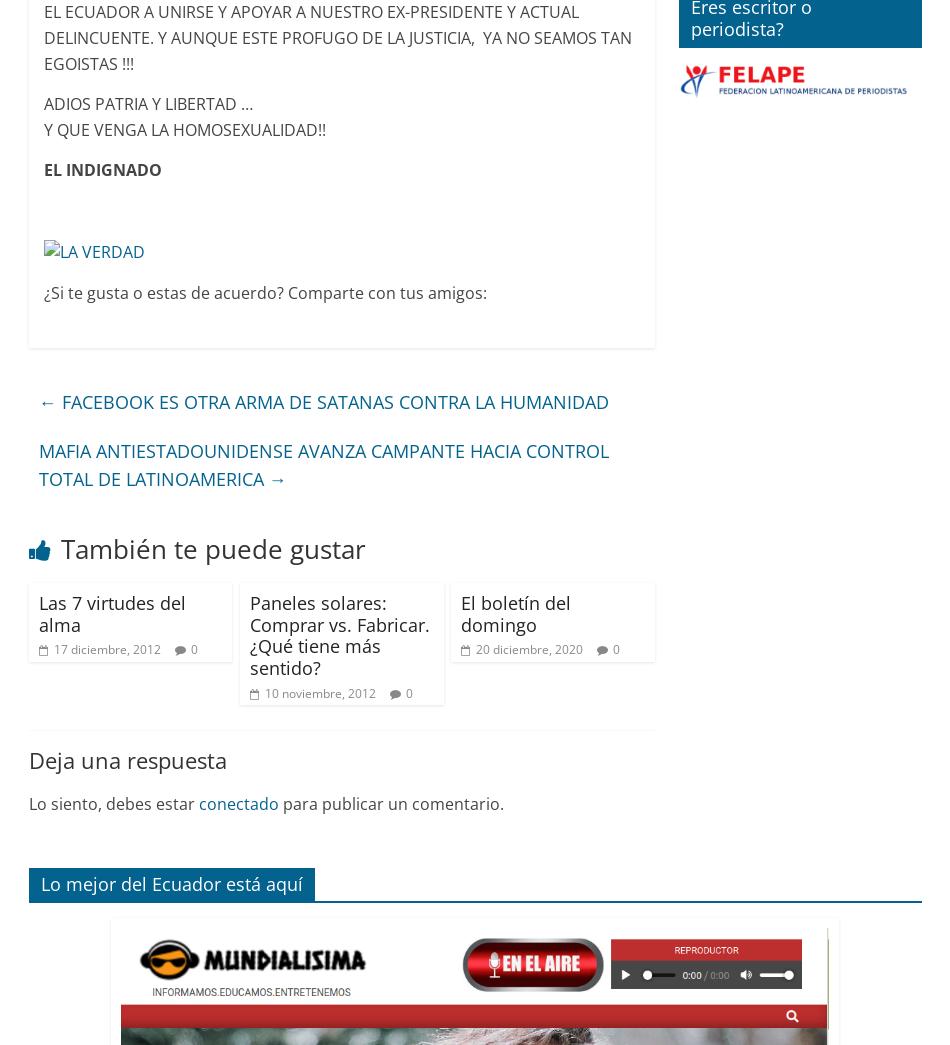  I want to click on '17 diciembre, 2012', so click(53, 649).